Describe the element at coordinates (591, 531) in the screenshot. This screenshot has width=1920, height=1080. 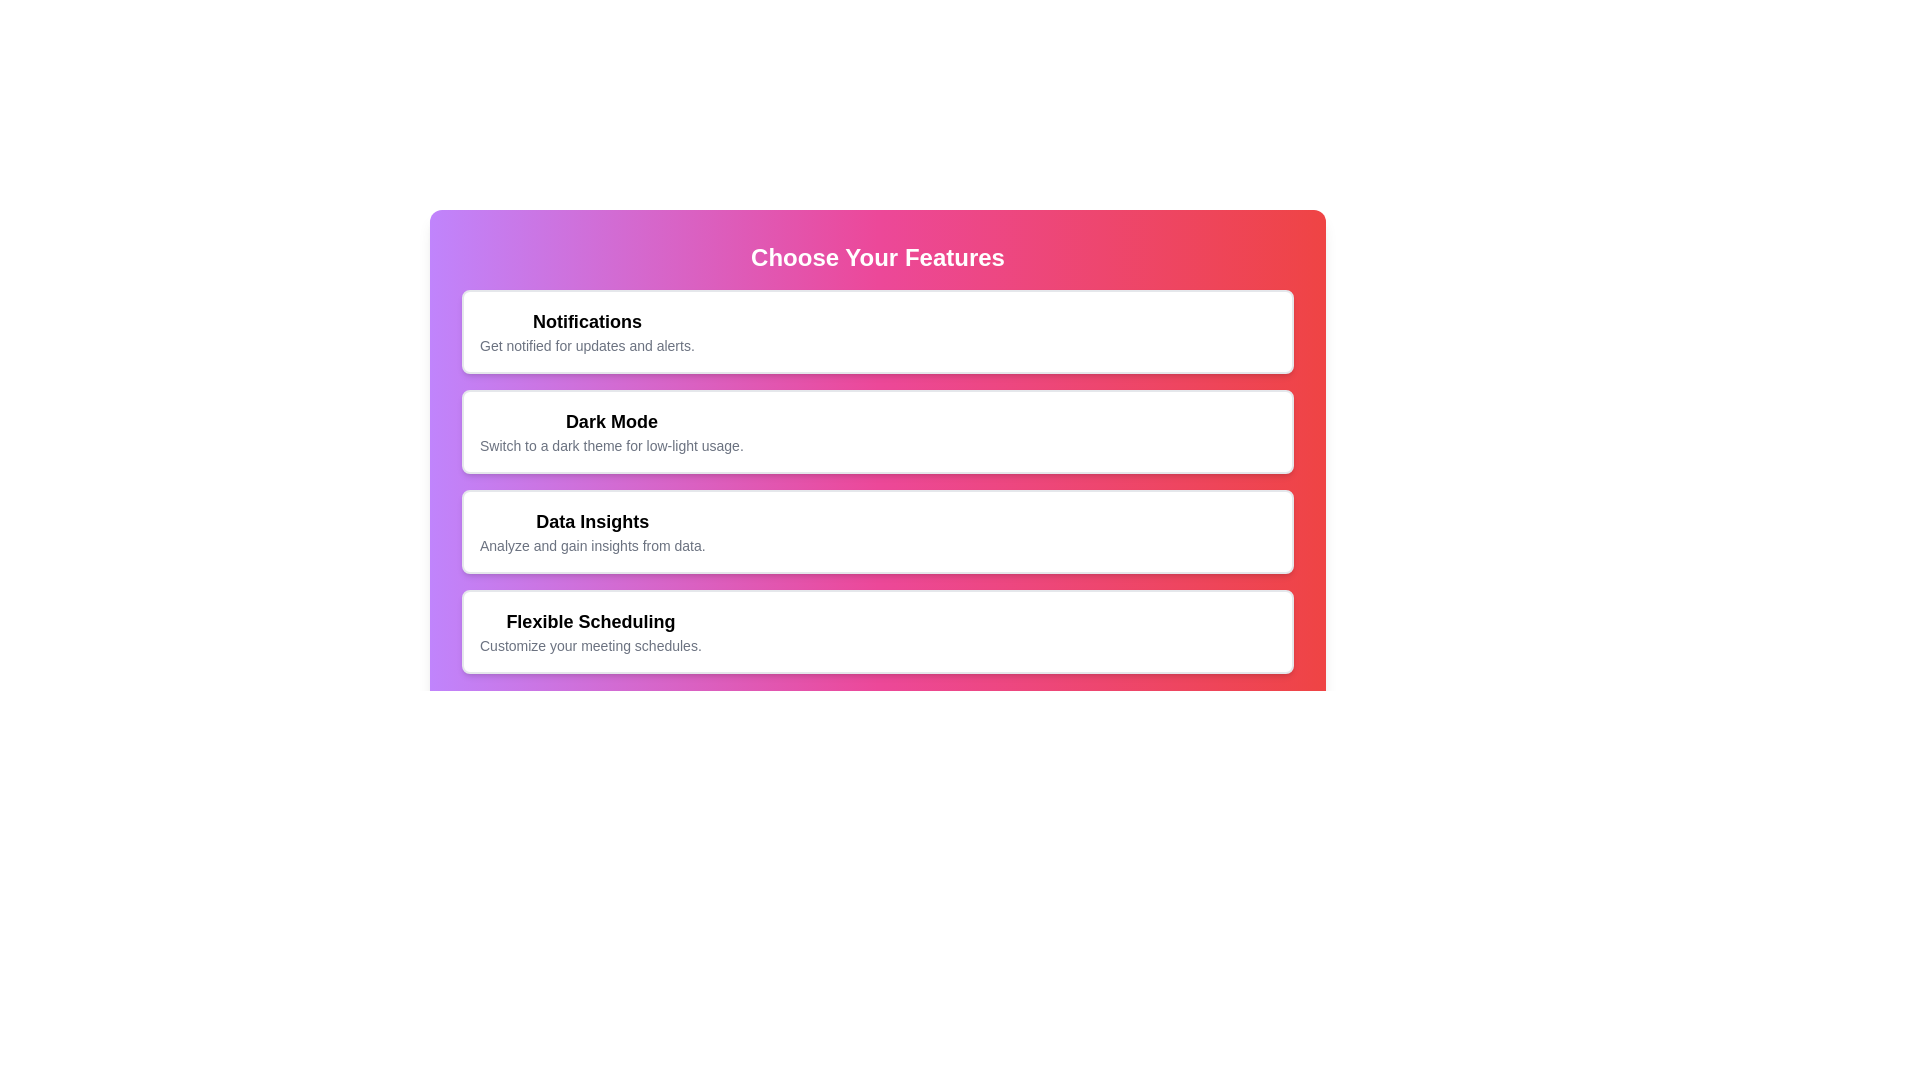
I see `informational text display titled 'Data Insights' located in the third card of the 'Choose Your Features' section, positioned between 'Dark Mode' and 'Flexible Scheduling'` at that location.